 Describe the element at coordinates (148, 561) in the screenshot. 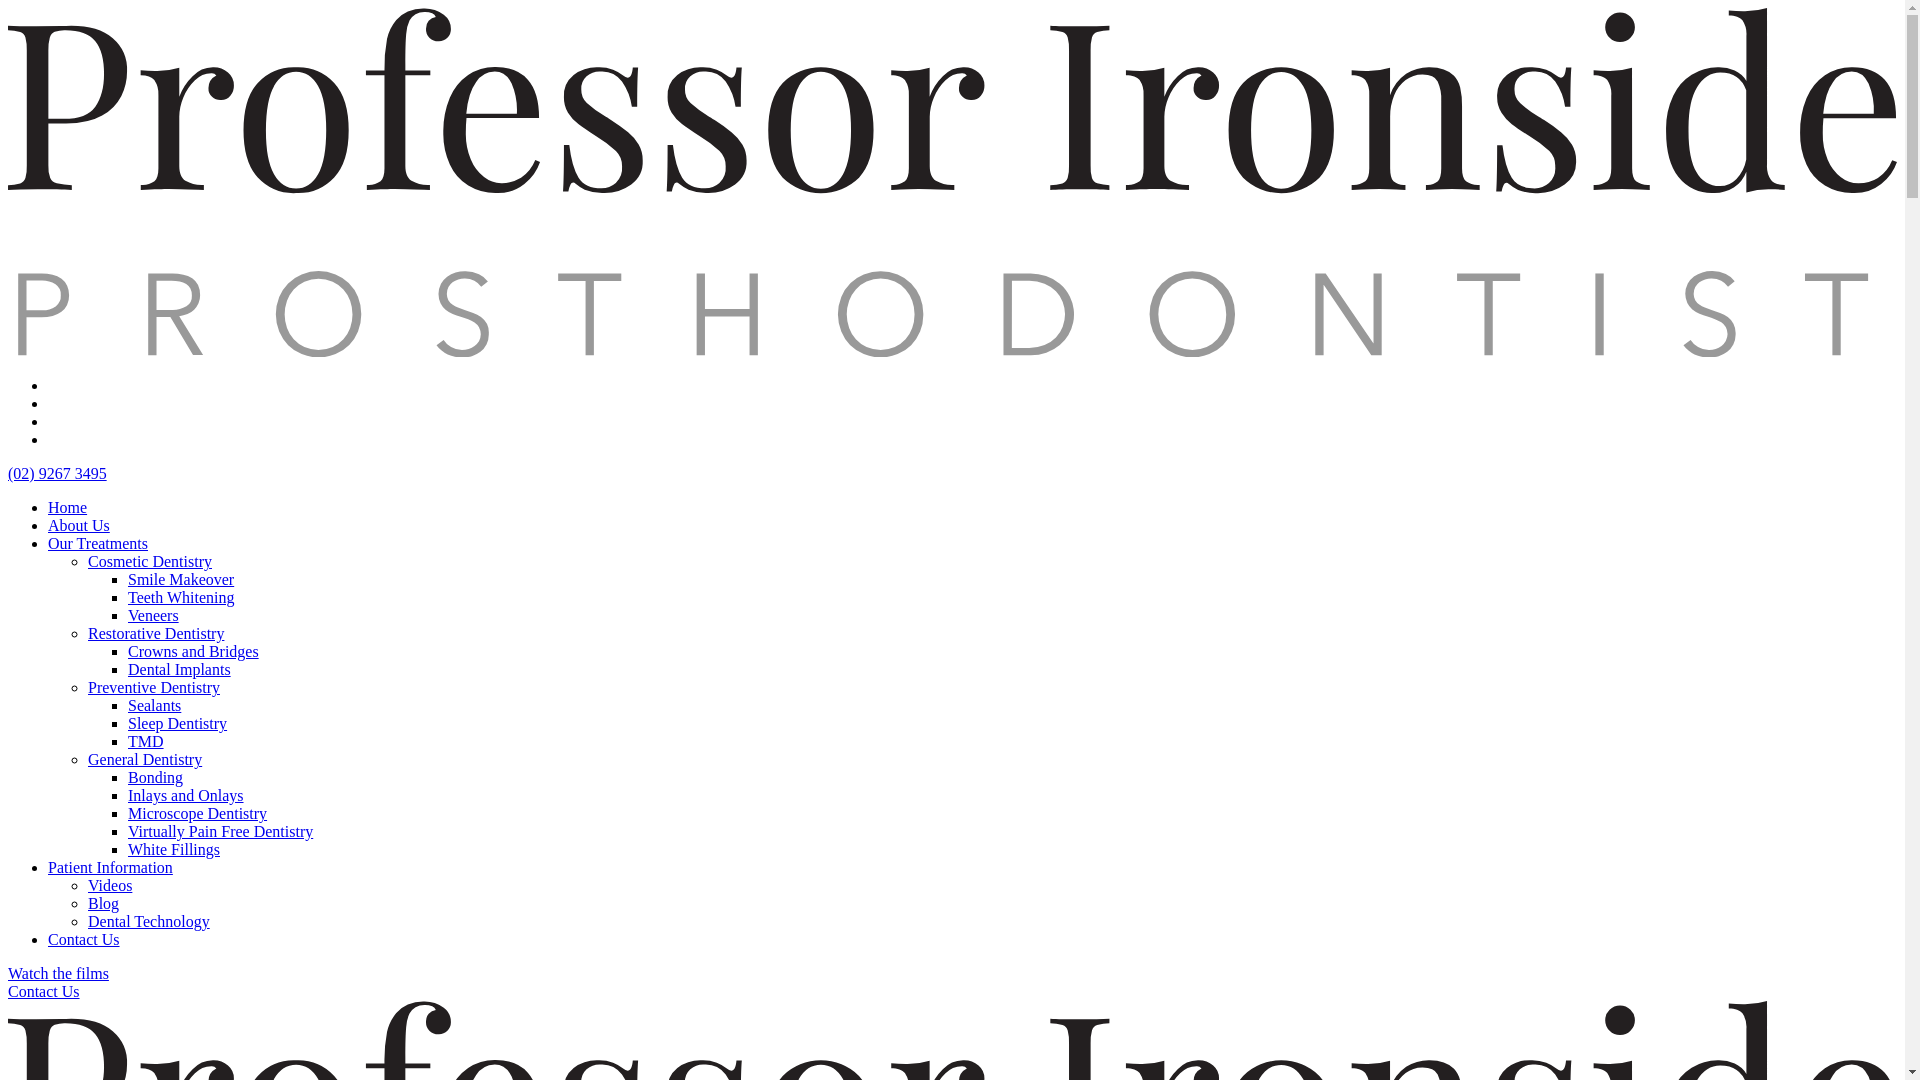

I see `'Cosmetic Dentistry'` at that location.